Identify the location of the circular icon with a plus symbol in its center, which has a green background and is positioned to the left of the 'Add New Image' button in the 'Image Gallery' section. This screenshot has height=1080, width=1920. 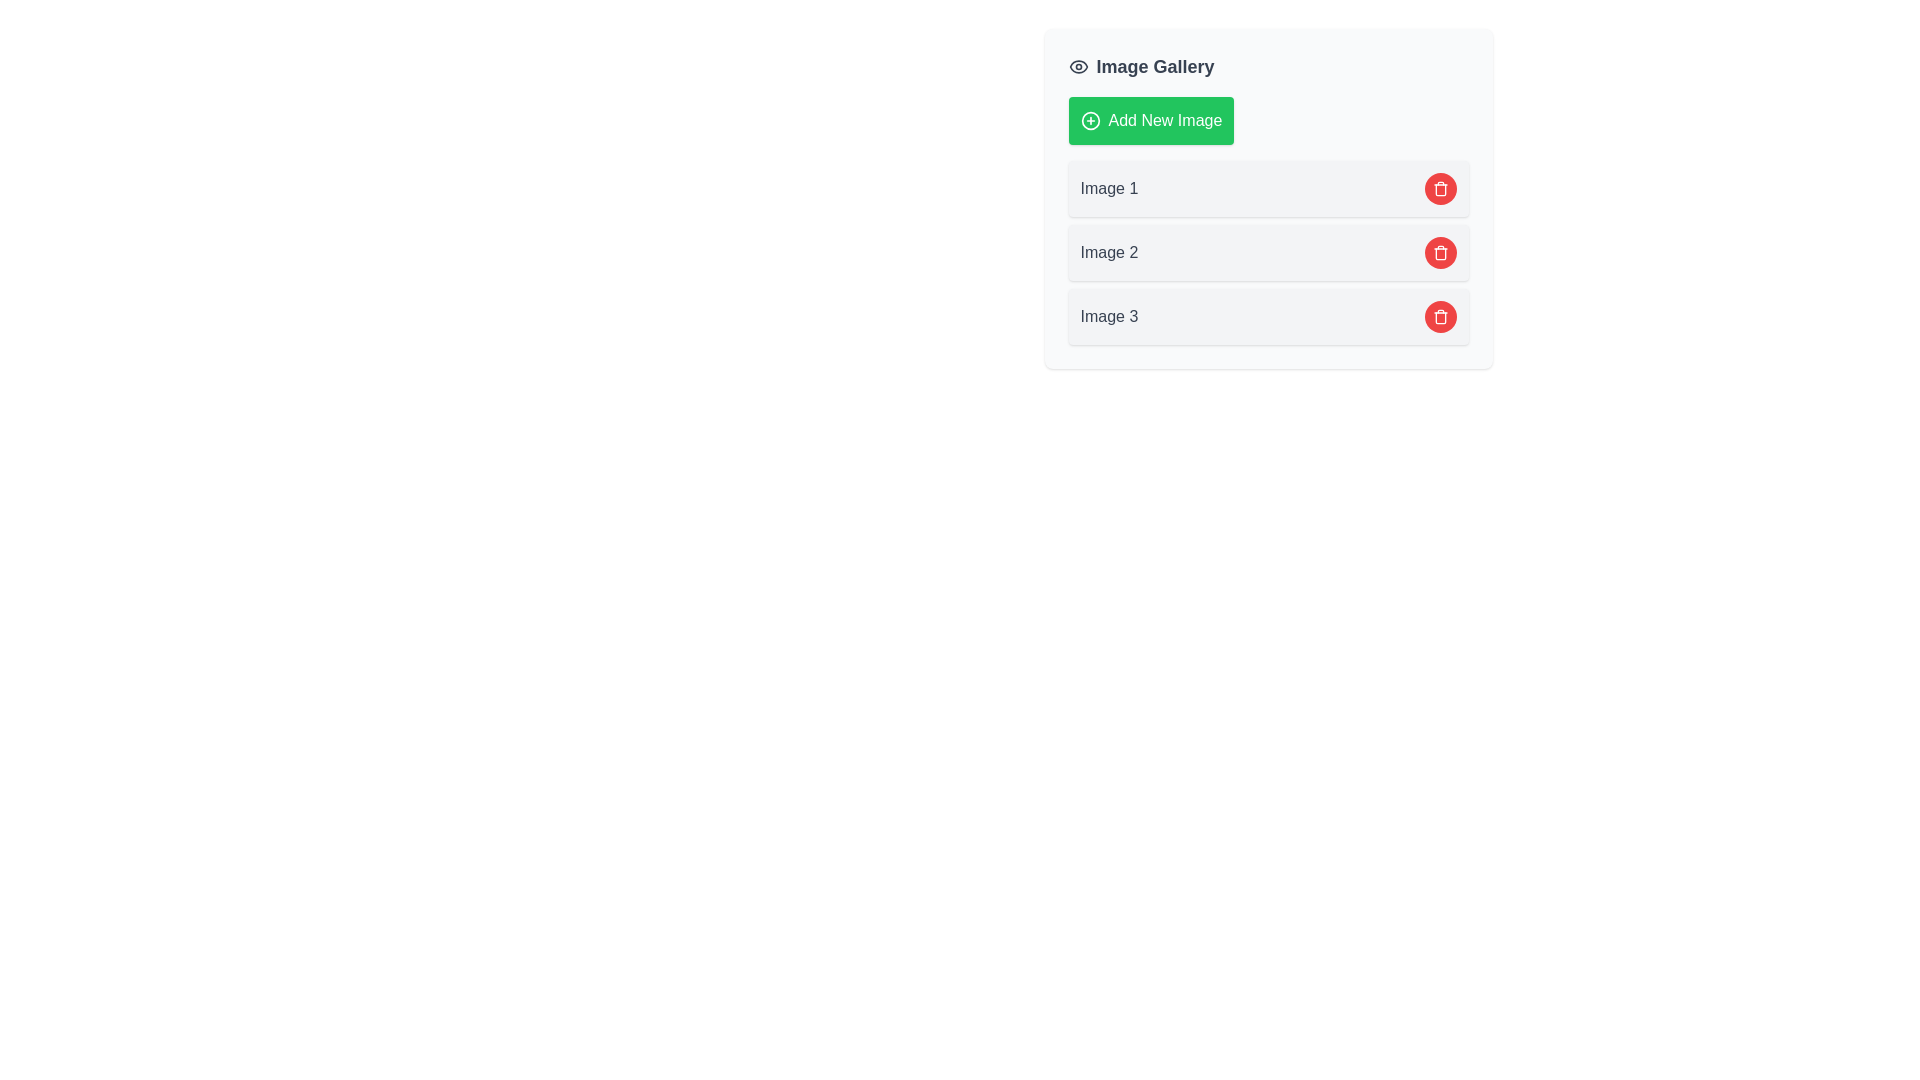
(1089, 120).